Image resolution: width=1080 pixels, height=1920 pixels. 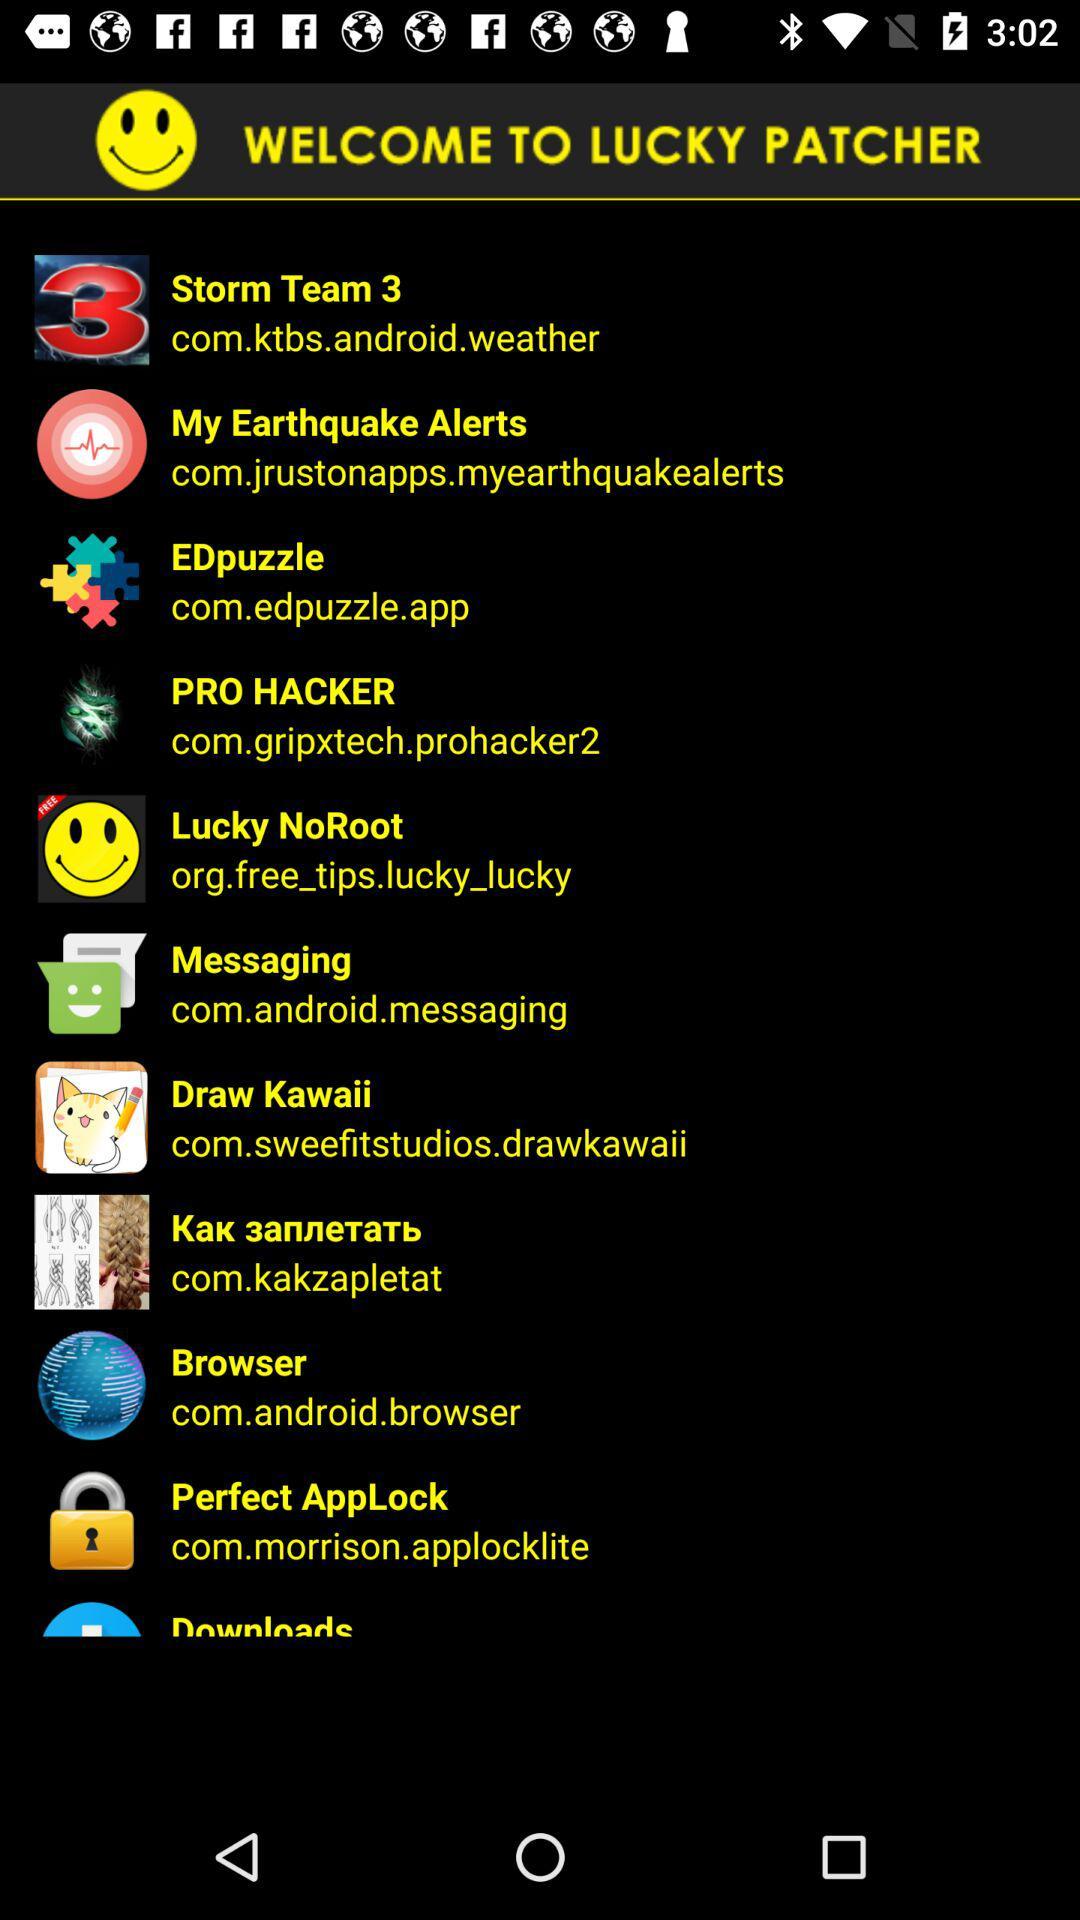 I want to click on pro hacker app, so click(x=611, y=690).